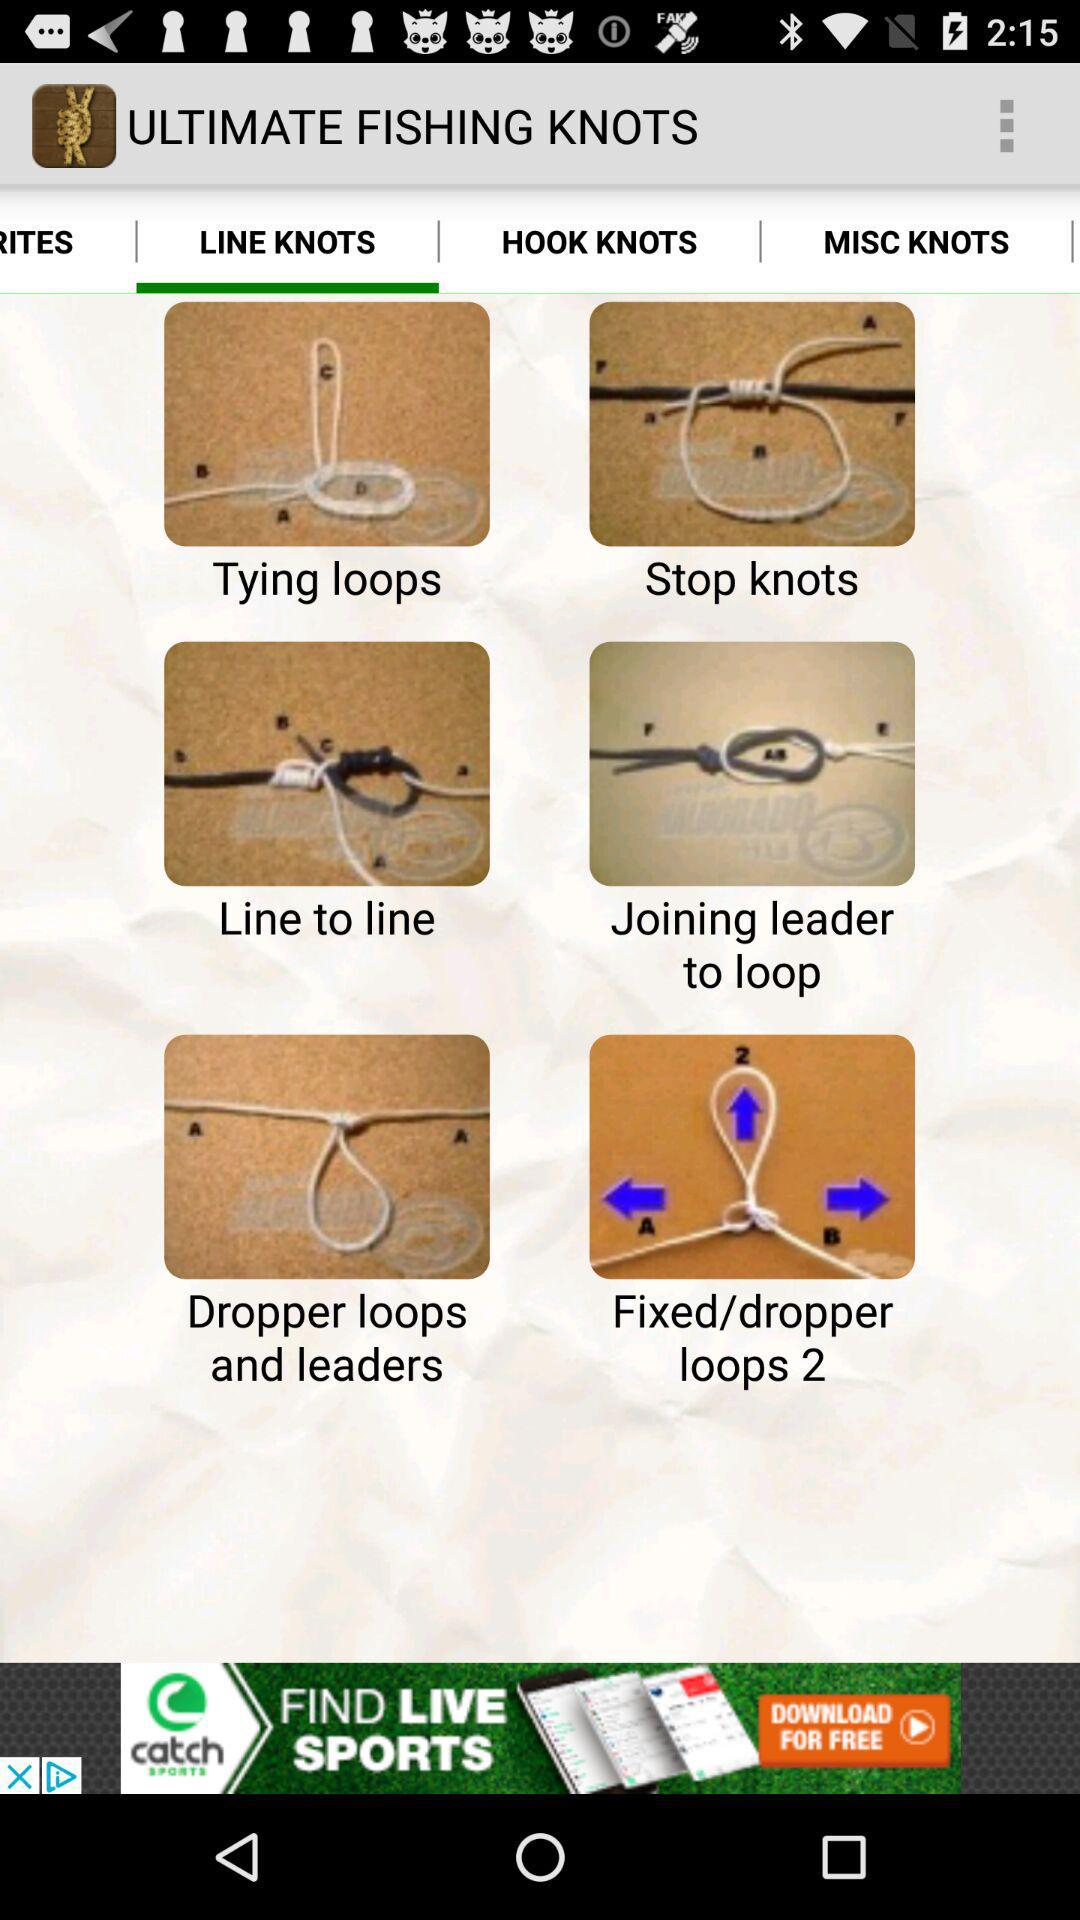 The image size is (1080, 1920). I want to click on install application, so click(540, 1727).